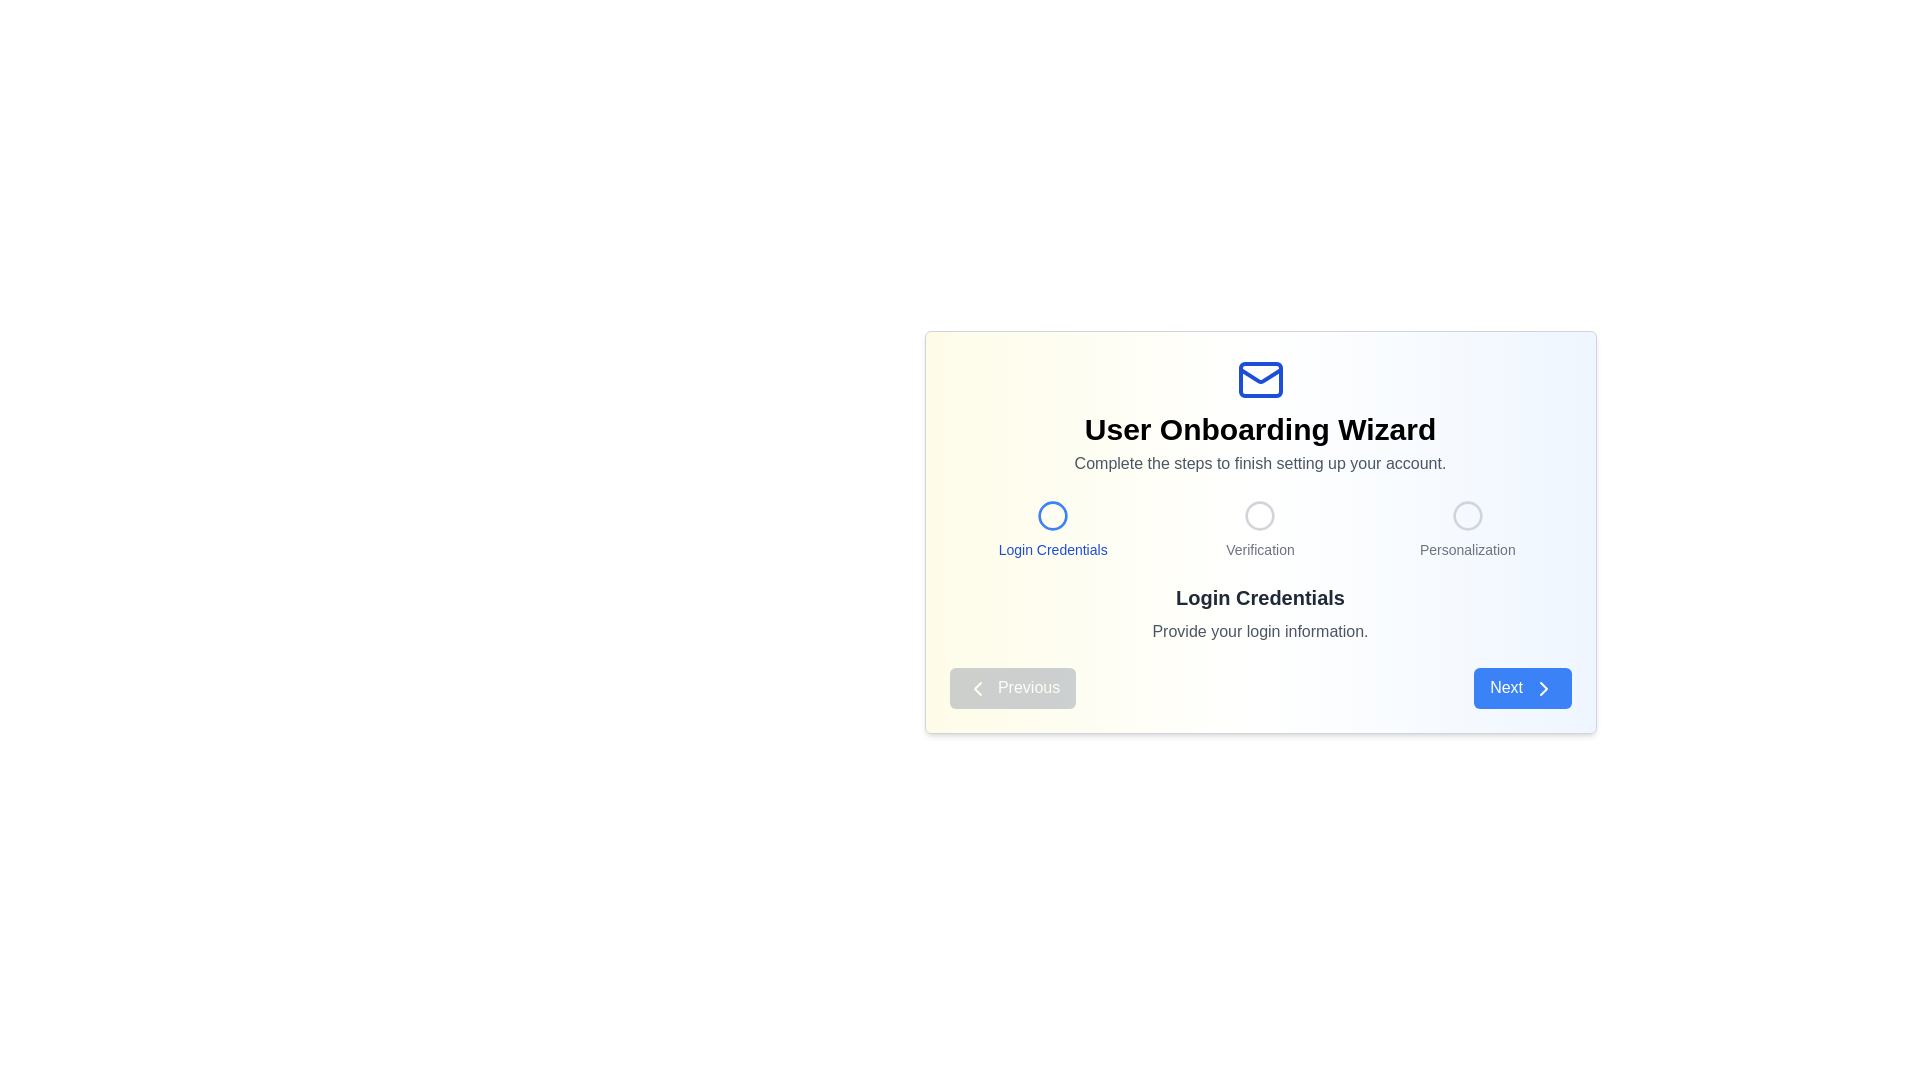 Image resolution: width=1920 pixels, height=1080 pixels. Describe the element at coordinates (1258, 528) in the screenshot. I see `the 'Verification' step indicator in the multi-step onboarding process` at that location.